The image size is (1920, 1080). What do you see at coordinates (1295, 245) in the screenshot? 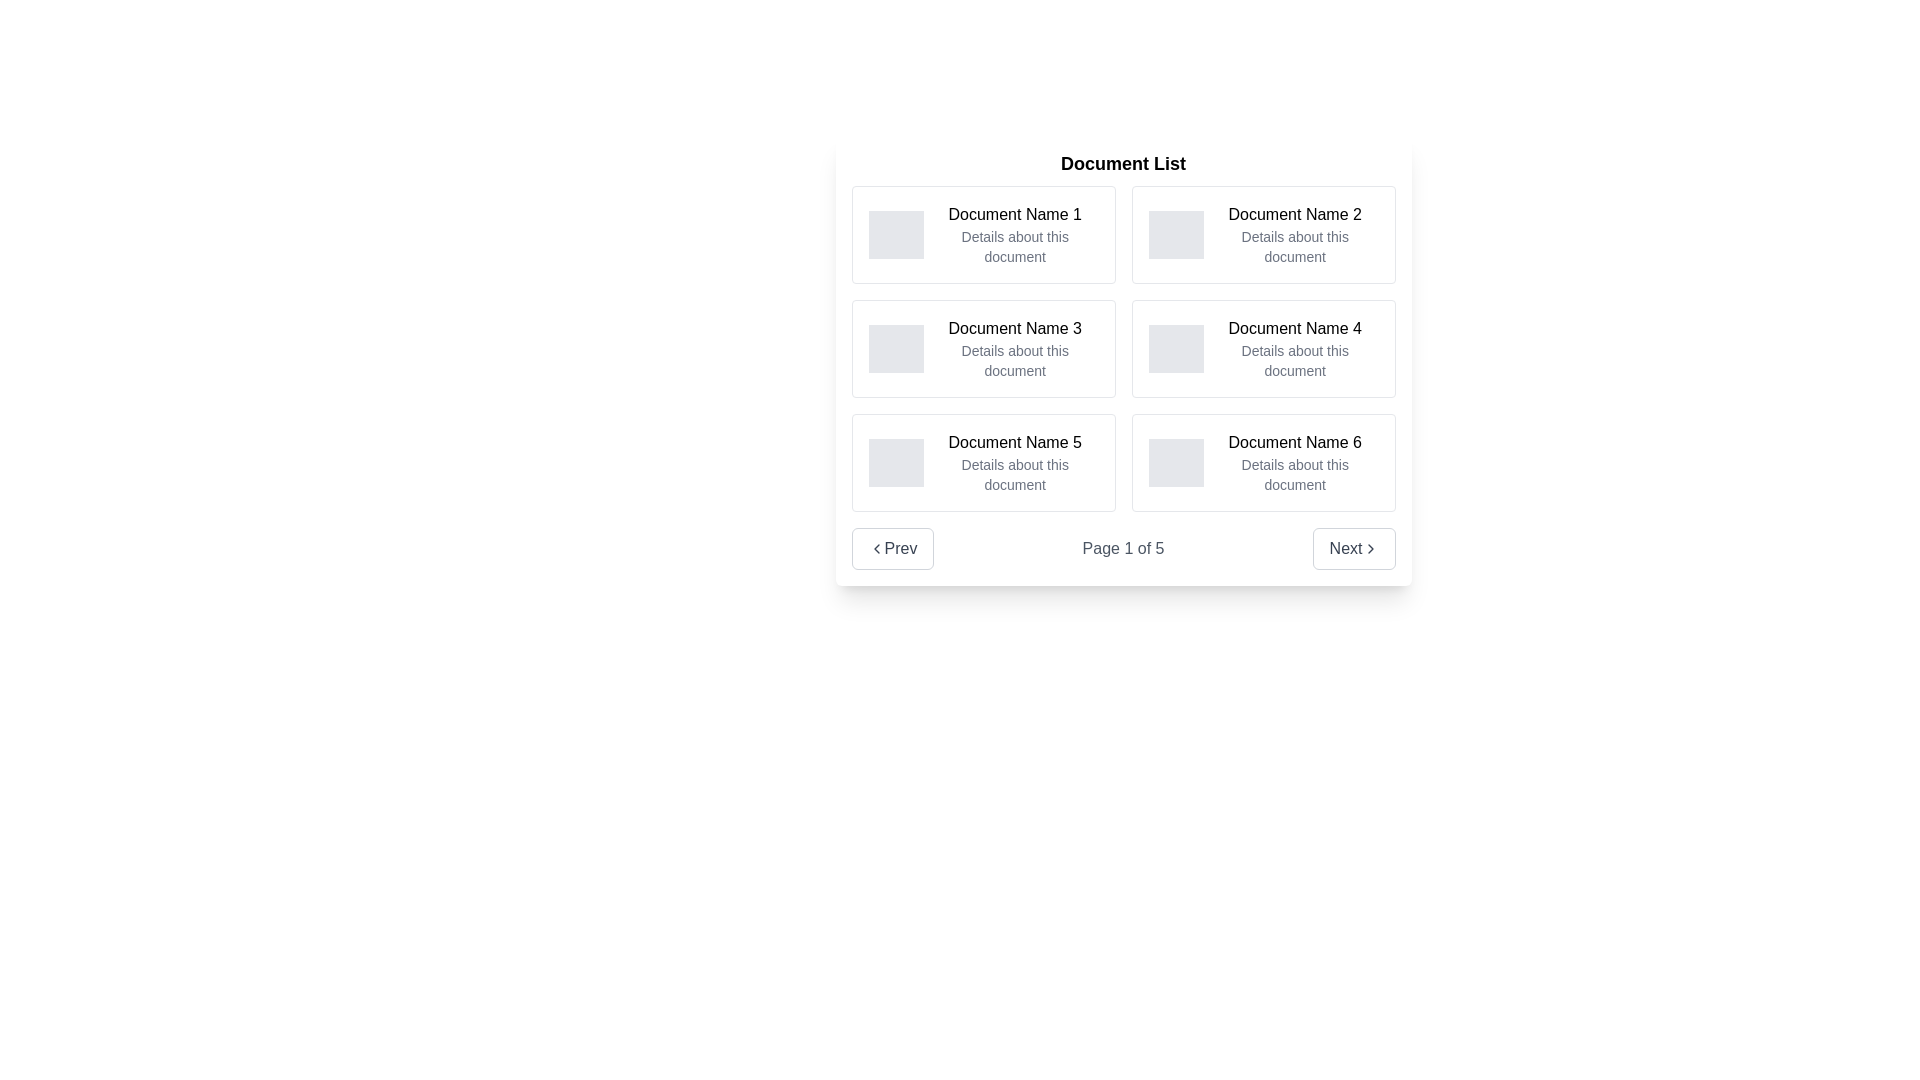
I see `the descriptive text label providing additional details about 'Document Name 2', located below its title in the second card of the grid layout` at bounding box center [1295, 245].